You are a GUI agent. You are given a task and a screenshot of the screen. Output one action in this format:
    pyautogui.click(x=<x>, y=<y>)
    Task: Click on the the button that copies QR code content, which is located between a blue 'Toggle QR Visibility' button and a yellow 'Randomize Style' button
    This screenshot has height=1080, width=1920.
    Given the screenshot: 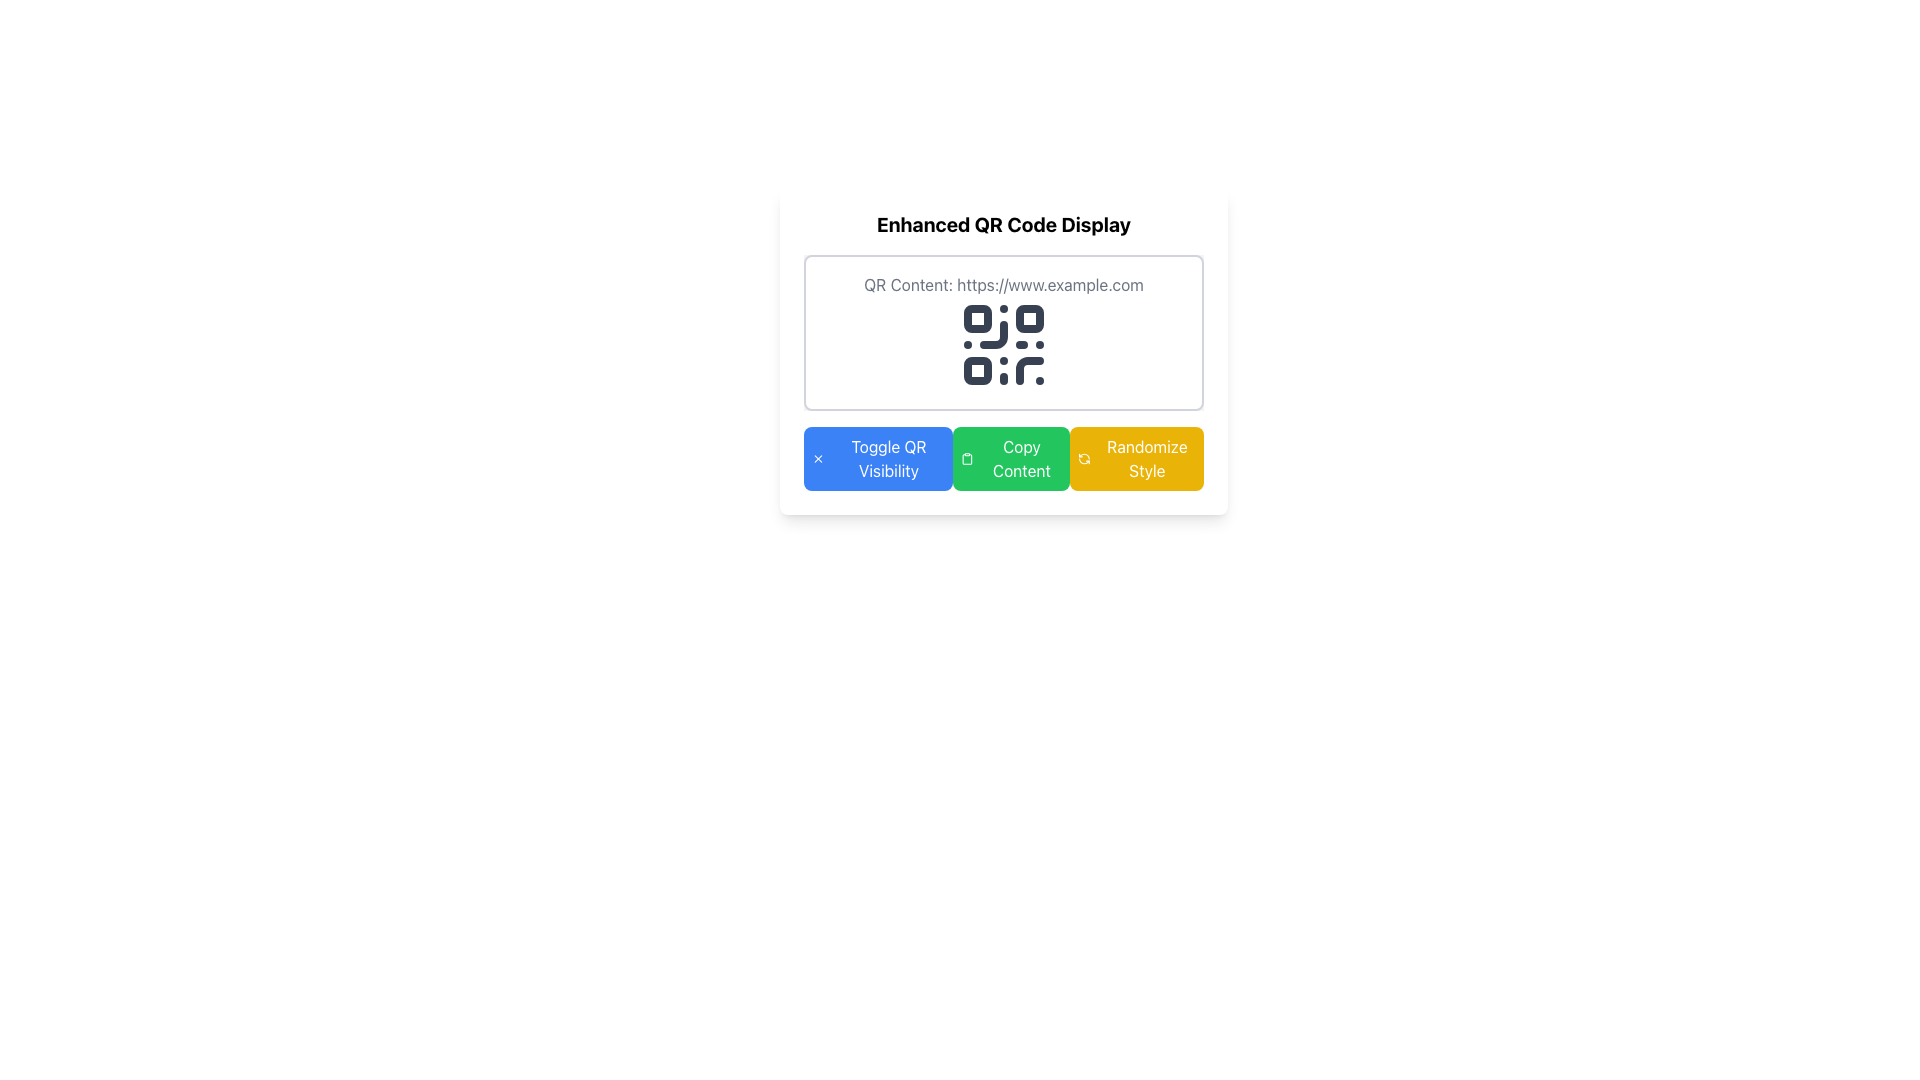 What is the action you would take?
    pyautogui.click(x=1011, y=459)
    